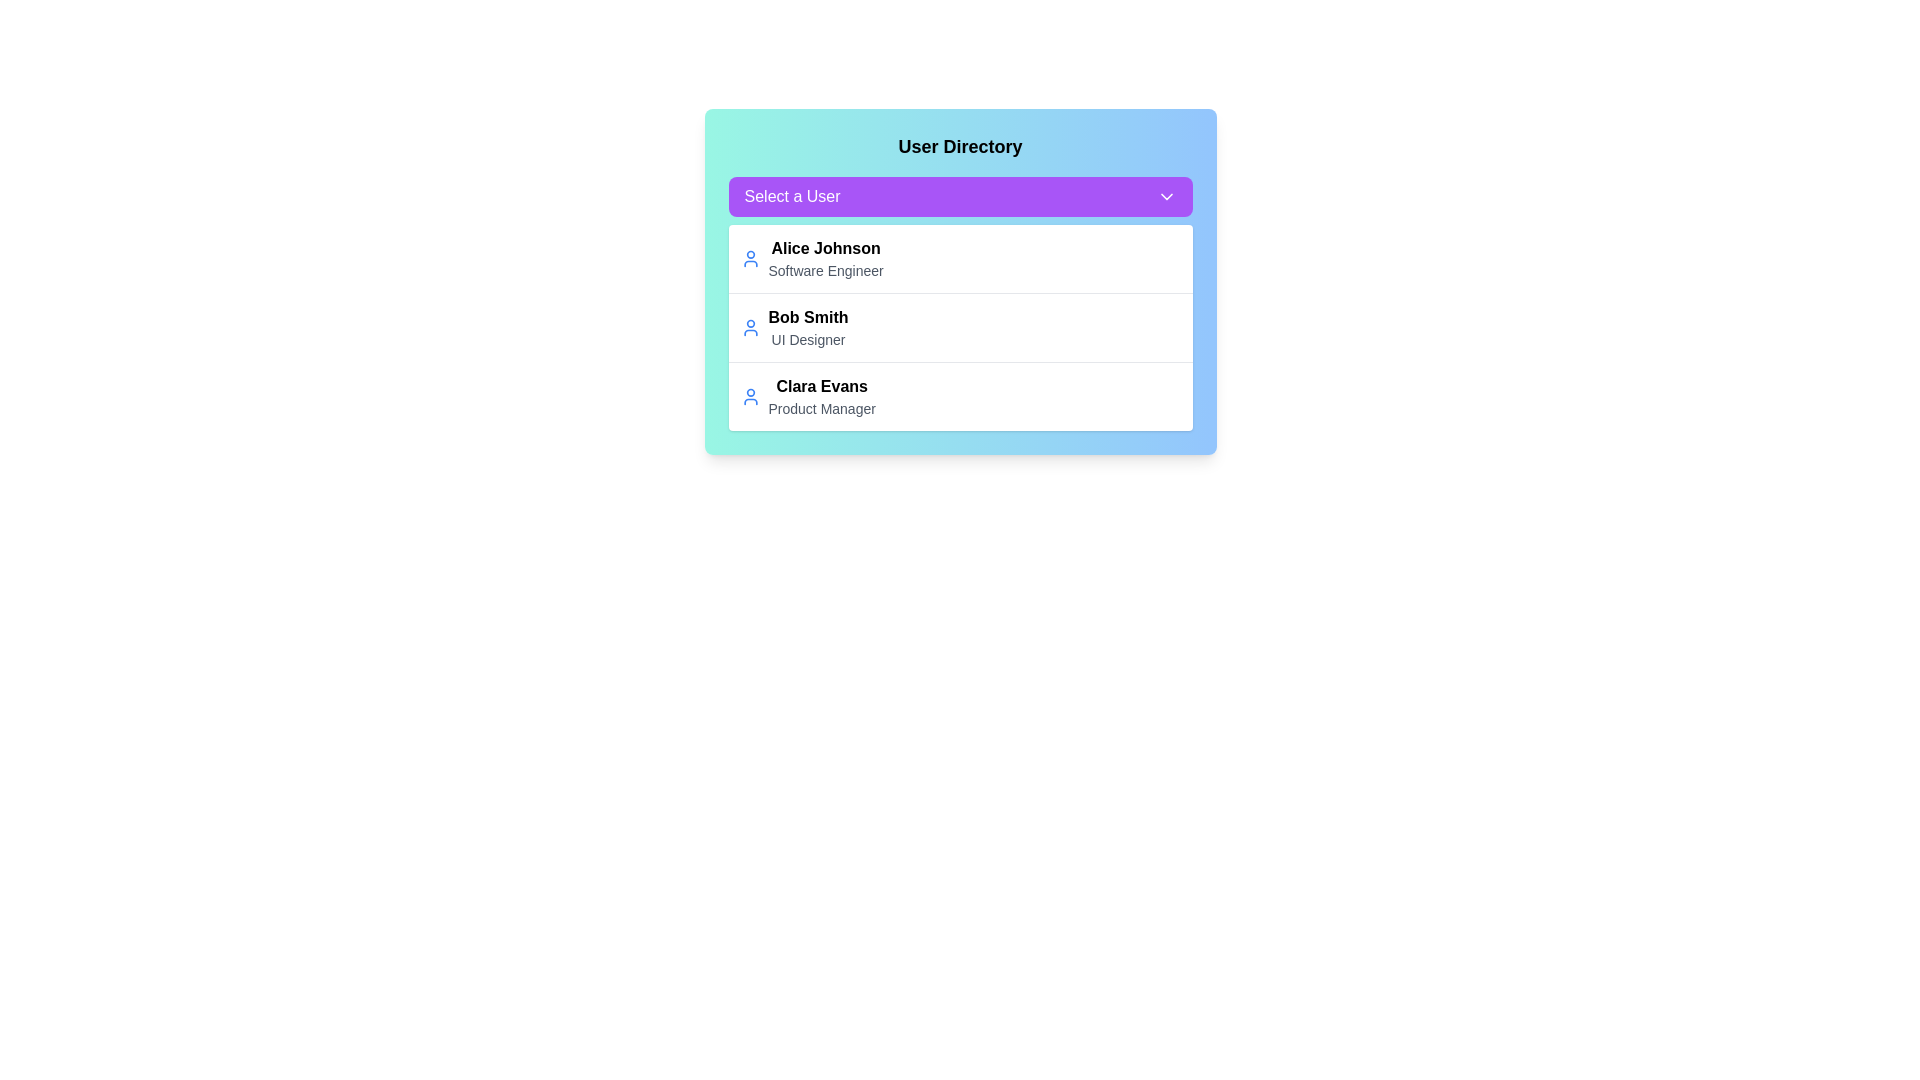 Image resolution: width=1920 pixels, height=1080 pixels. What do you see at coordinates (826, 248) in the screenshot?
I see `the text label displaying 'Alice Johnson'` at bounding box center [826, 248].